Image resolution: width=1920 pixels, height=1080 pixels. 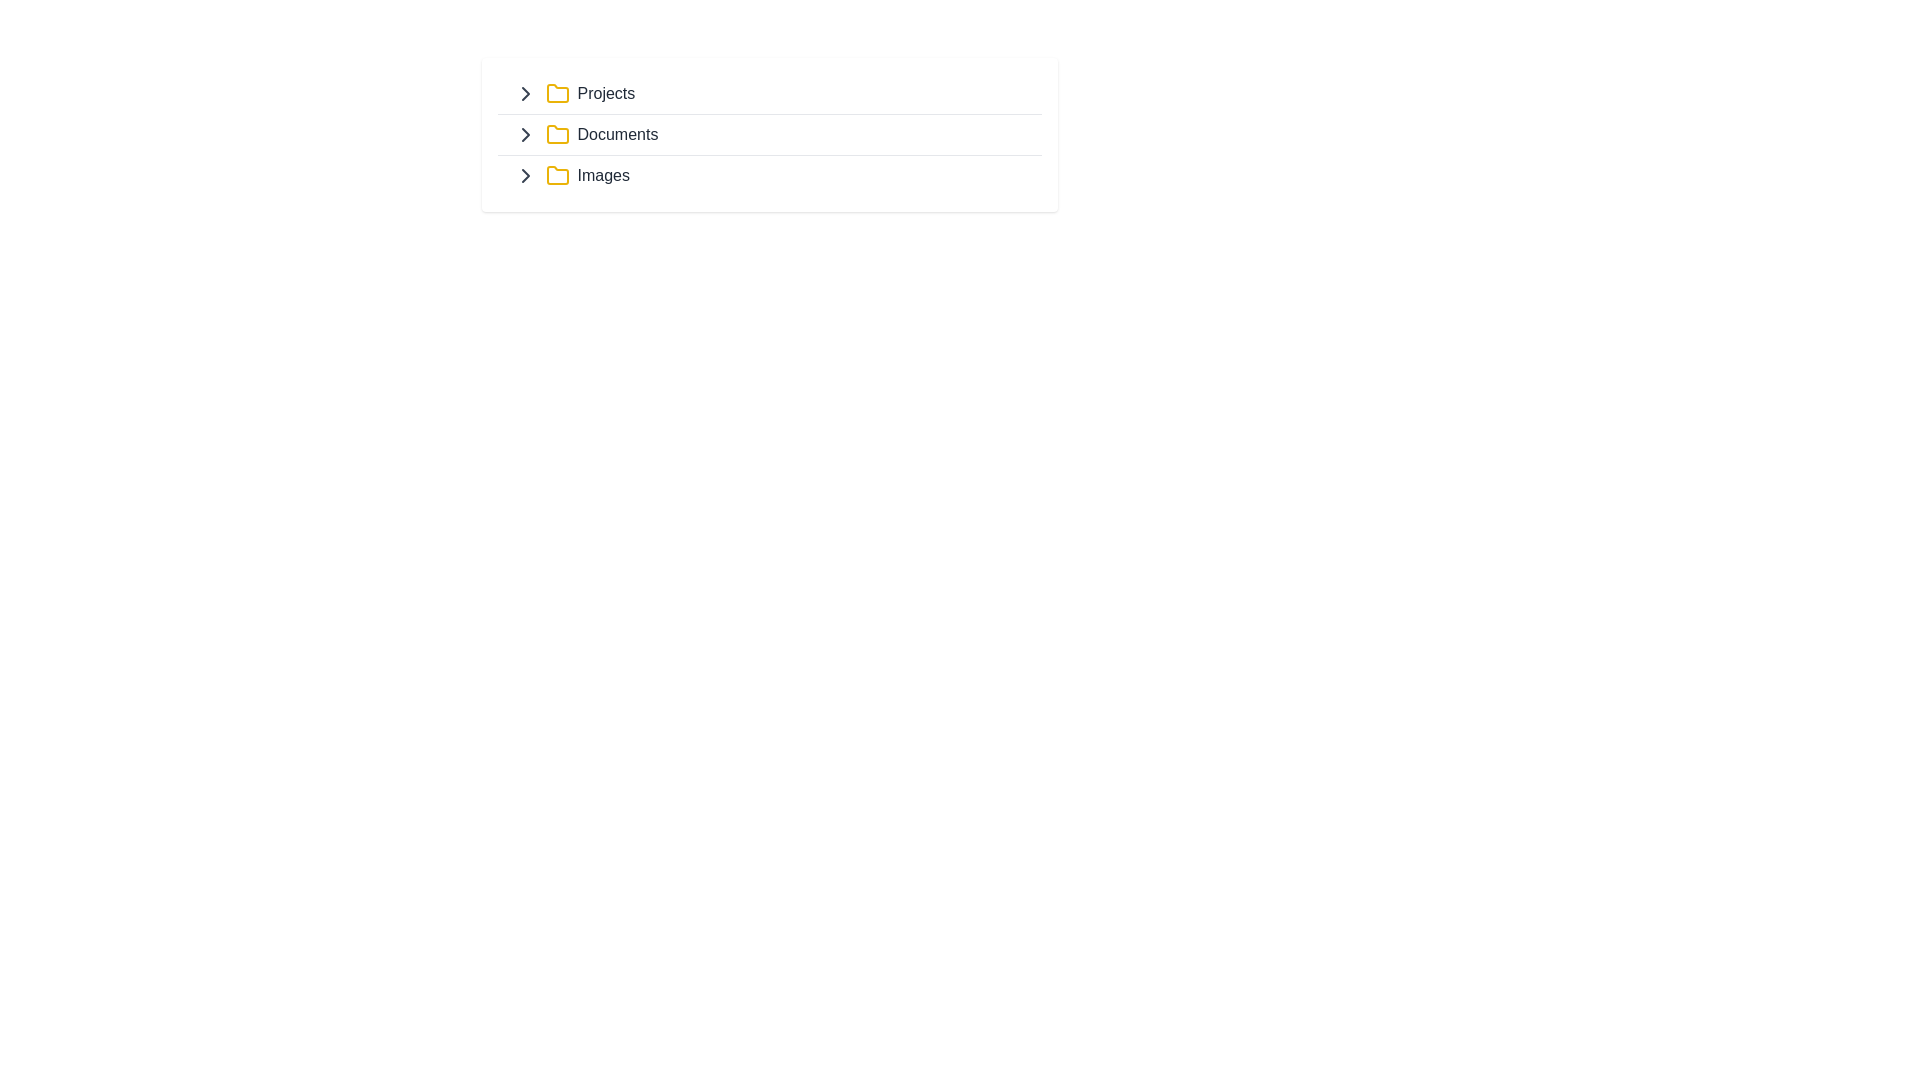 I want to click on the yellow folder icon located within the 'Projects' menu item, situated between a chevron icon and the 'Projects' text, so click(x=557, y=93).